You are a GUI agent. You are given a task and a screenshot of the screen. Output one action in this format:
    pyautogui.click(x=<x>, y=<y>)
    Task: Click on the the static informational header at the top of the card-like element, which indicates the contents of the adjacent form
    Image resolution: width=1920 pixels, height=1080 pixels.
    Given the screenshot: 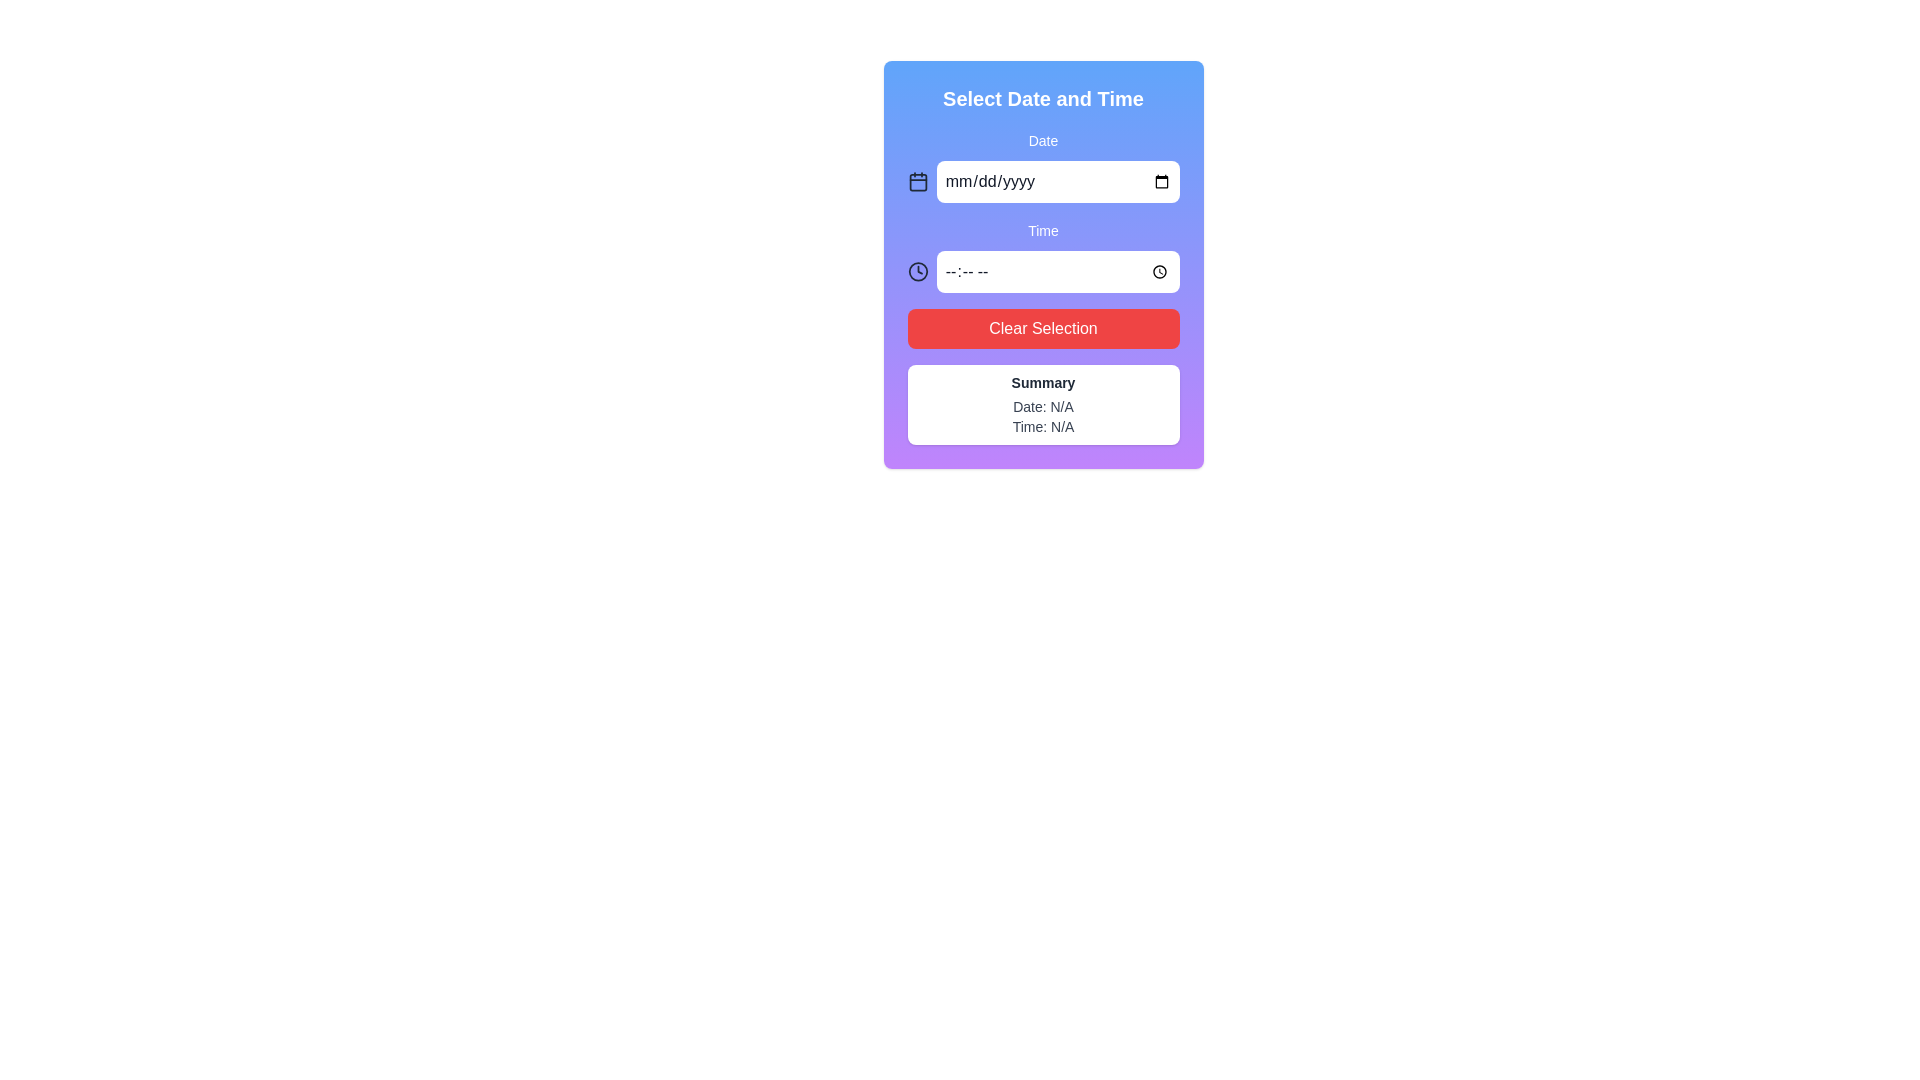 What is the action you would take?
    pyautogui.click(x=1042, y=99)
    